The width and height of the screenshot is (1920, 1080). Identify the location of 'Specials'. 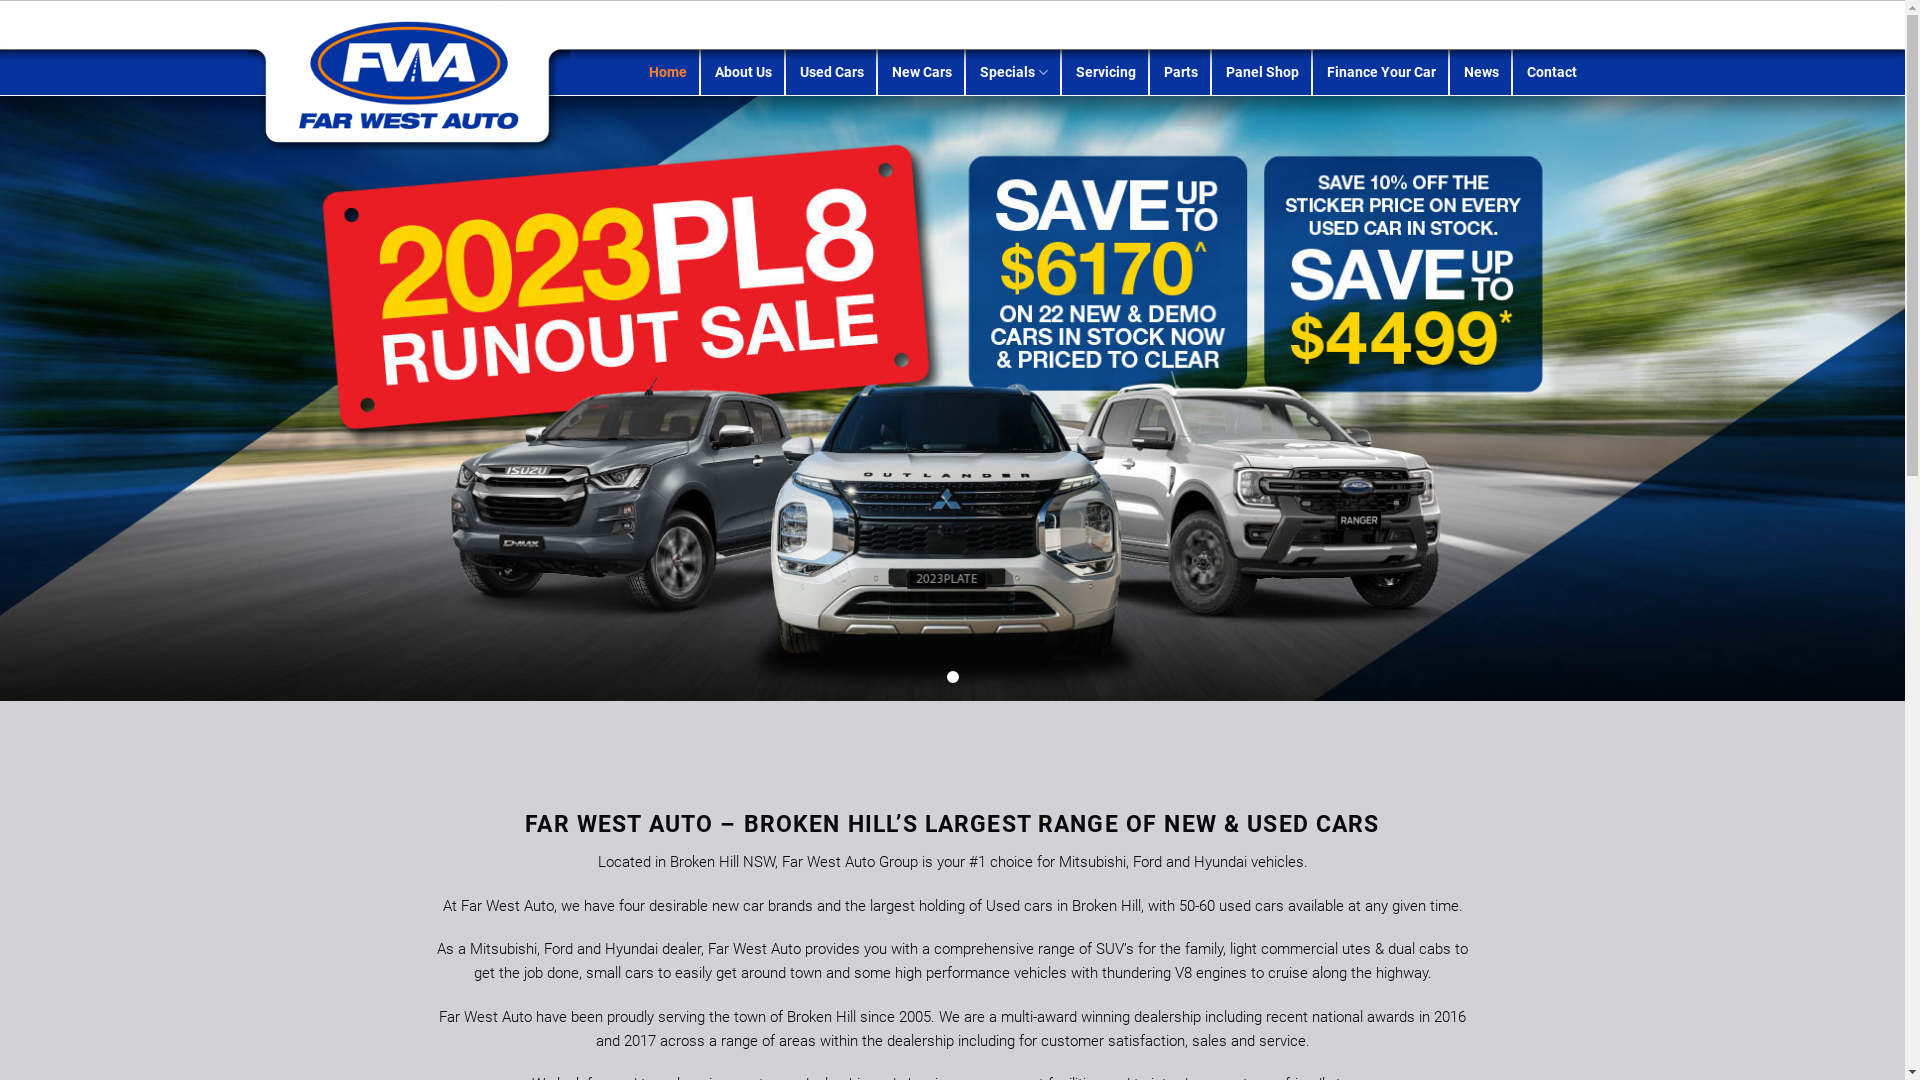
(1013, 71).